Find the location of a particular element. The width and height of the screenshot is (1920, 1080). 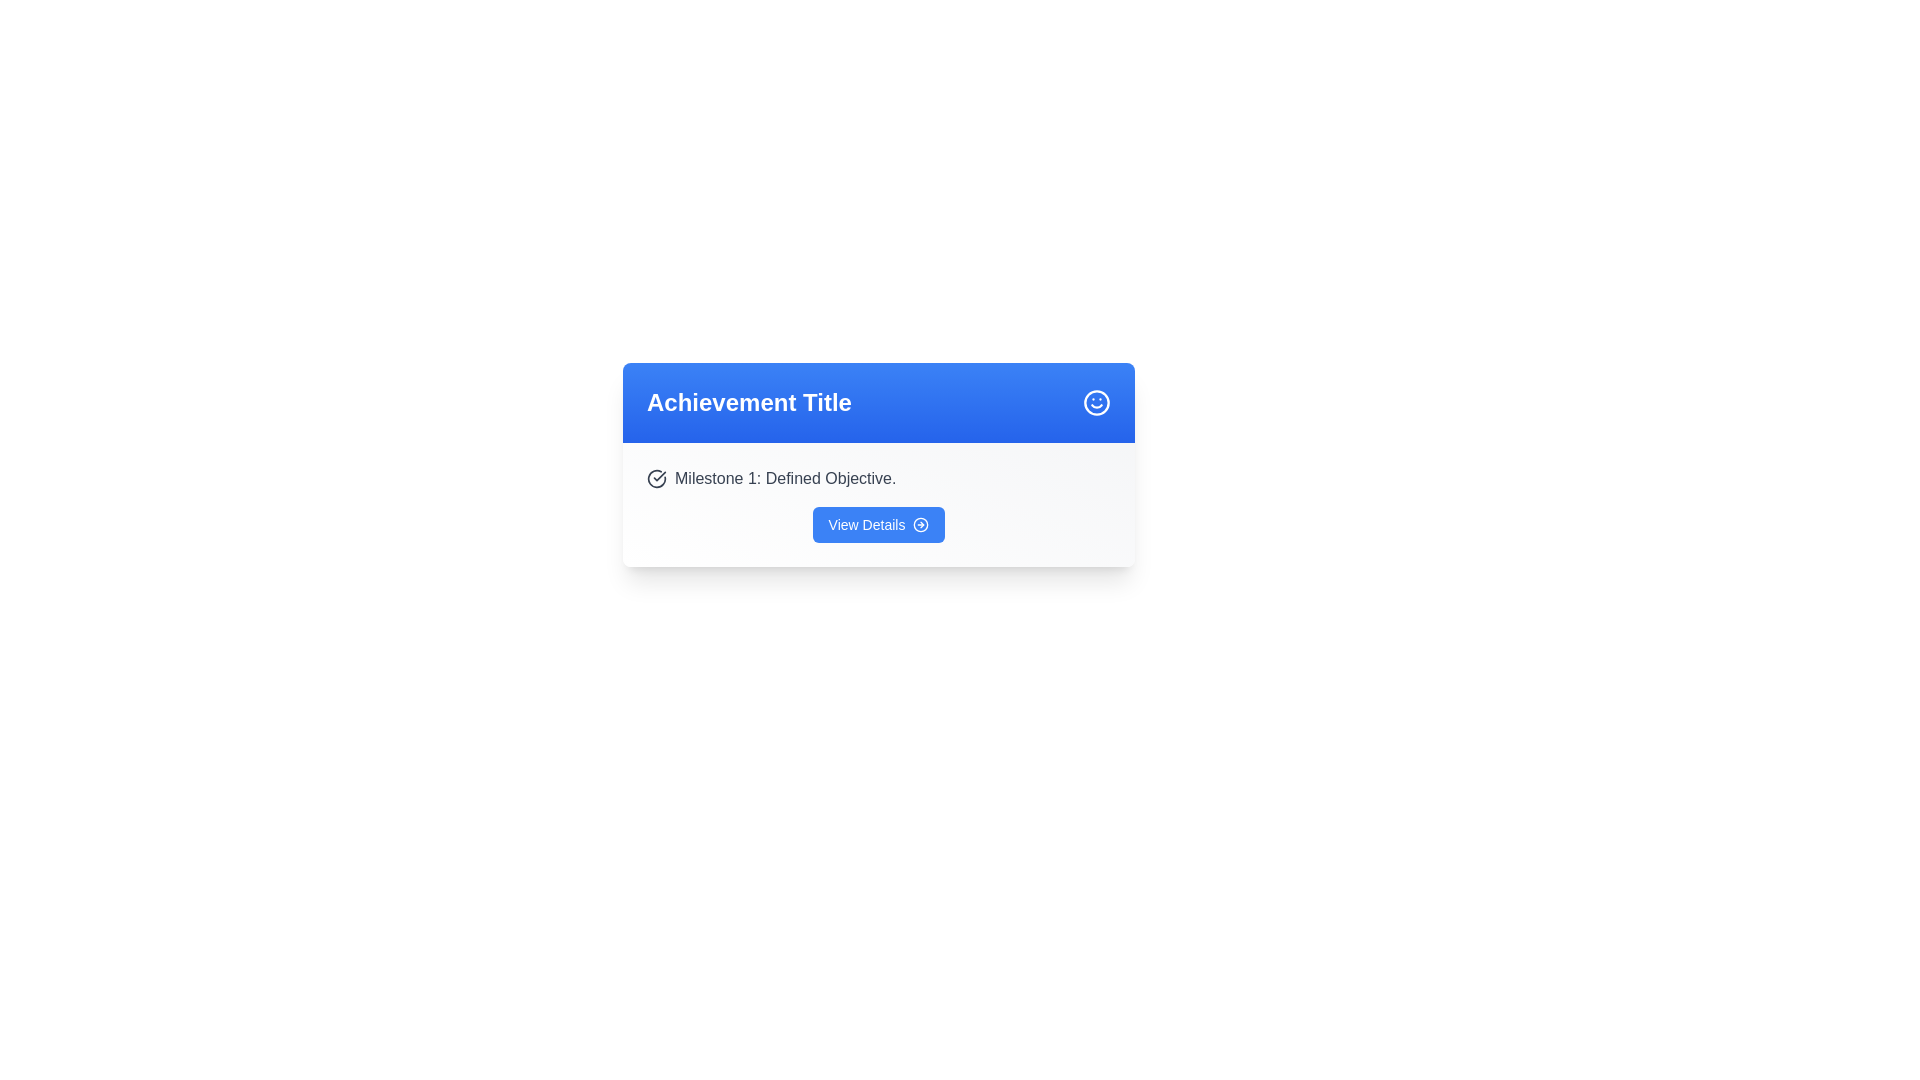

the Circle SVG element that is part of the arrow icon located to the right of the 'View Details' button is located at coordinates (920, 523).